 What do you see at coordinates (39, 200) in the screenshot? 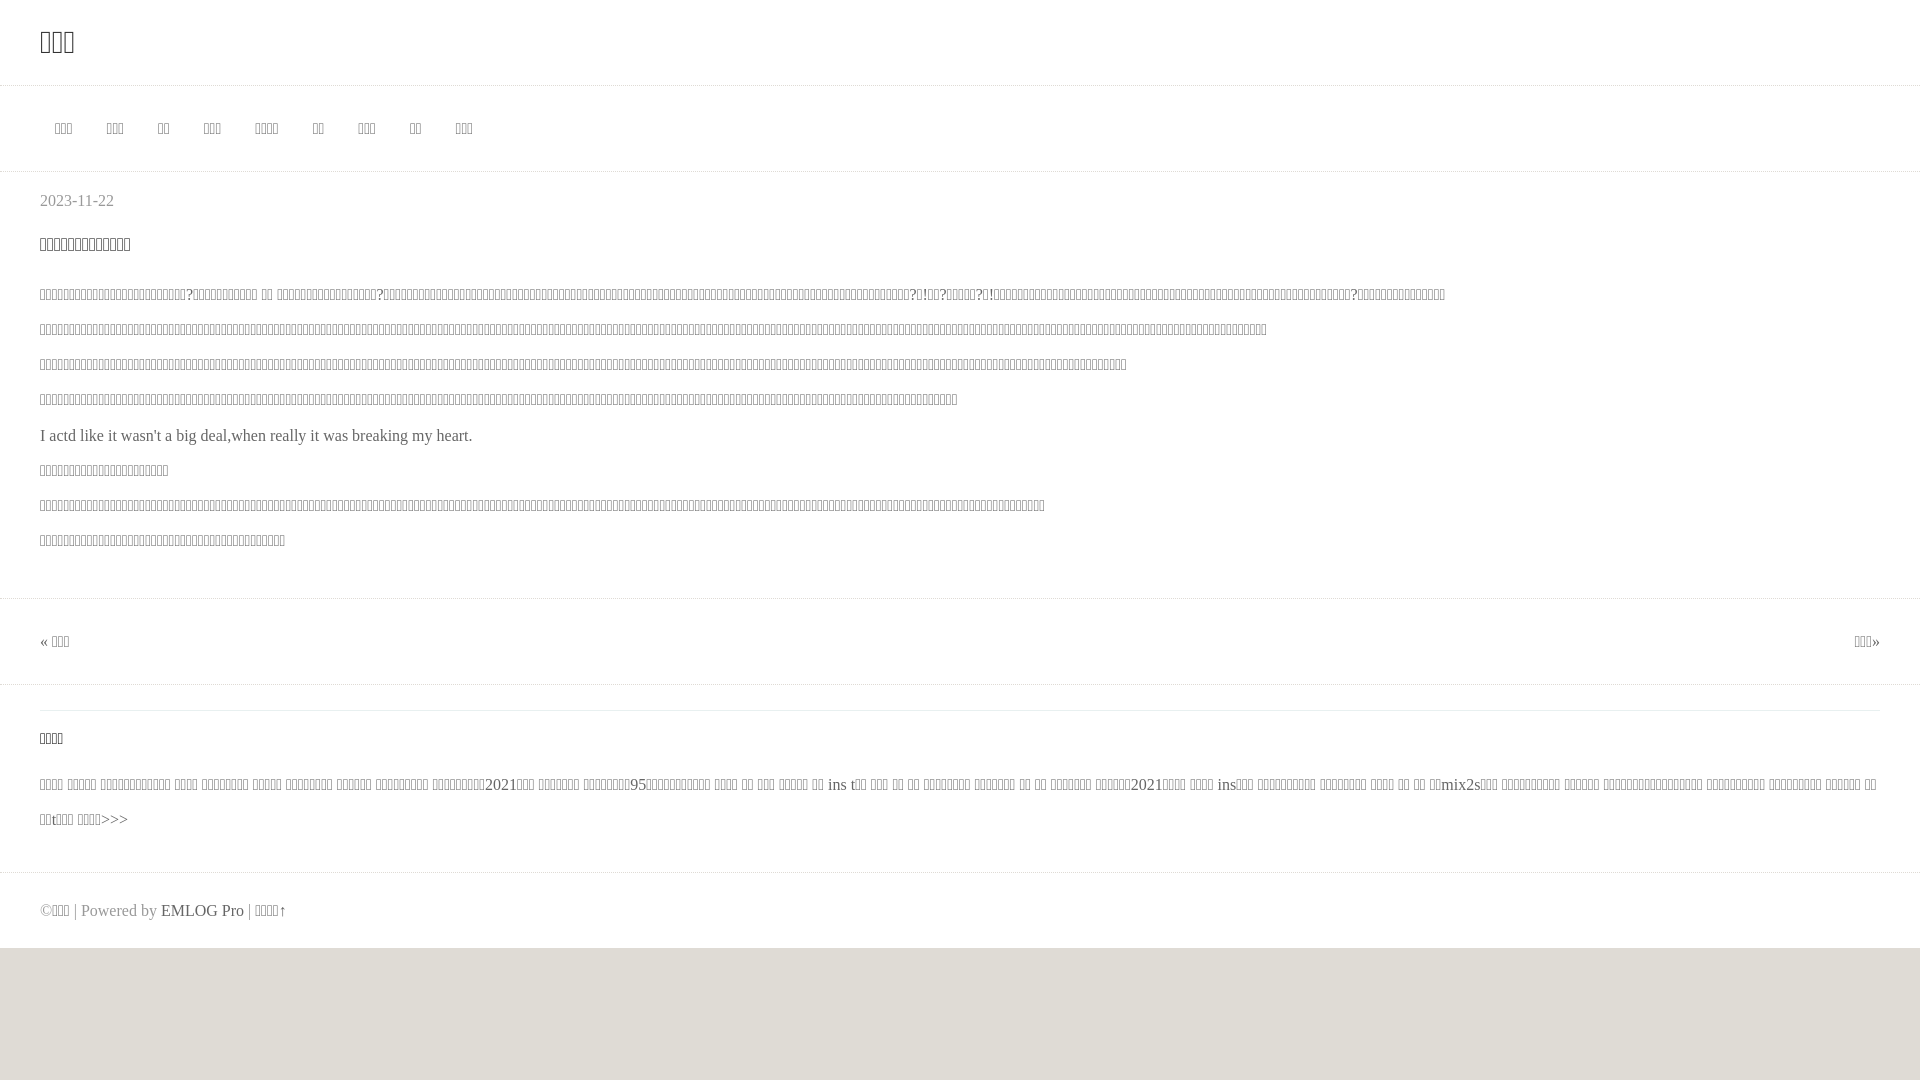
I see `'2023-11-22'` at bounding box center [39, 200].